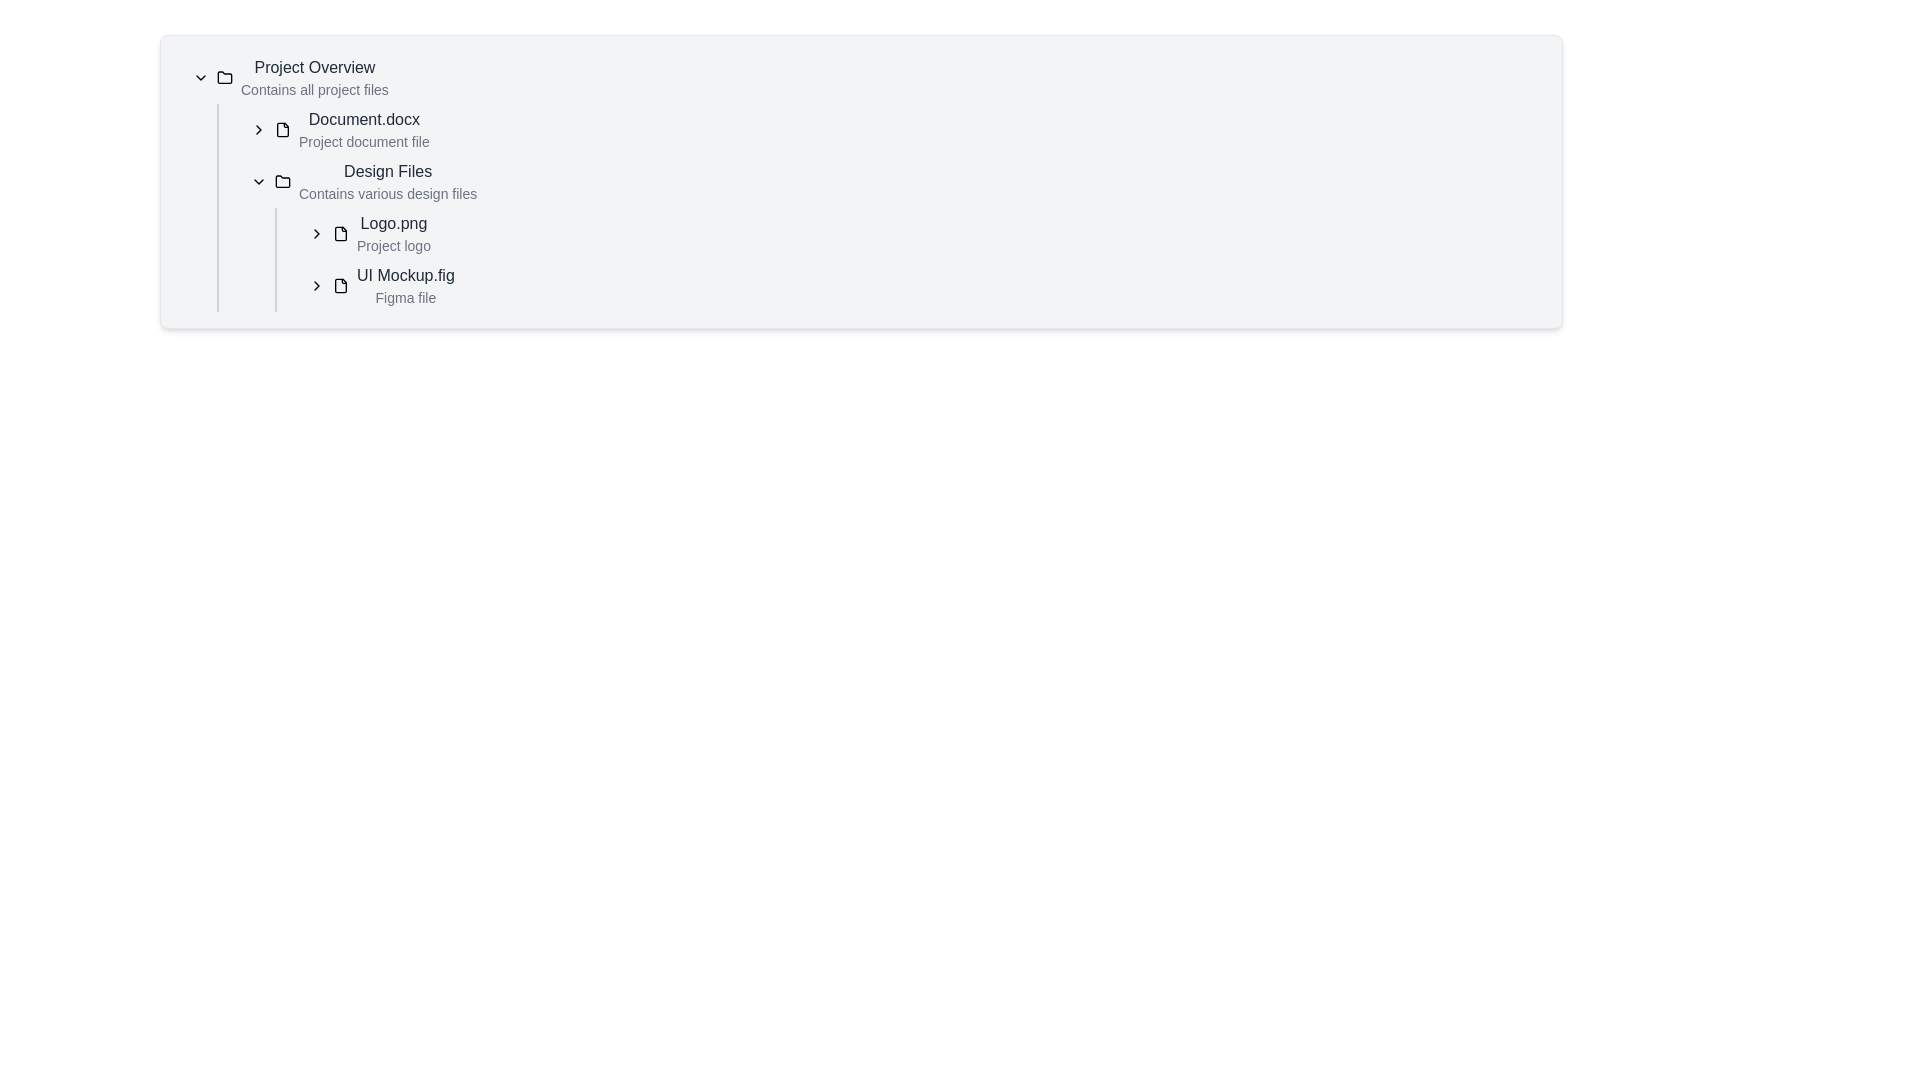 The height and width of the screenshot is (1080, 1920). I want to click on the document file icon located between the chevron icon and the text 'Document.docx' in the row labeled 'Document.docx Project document file', so click(282, 130).